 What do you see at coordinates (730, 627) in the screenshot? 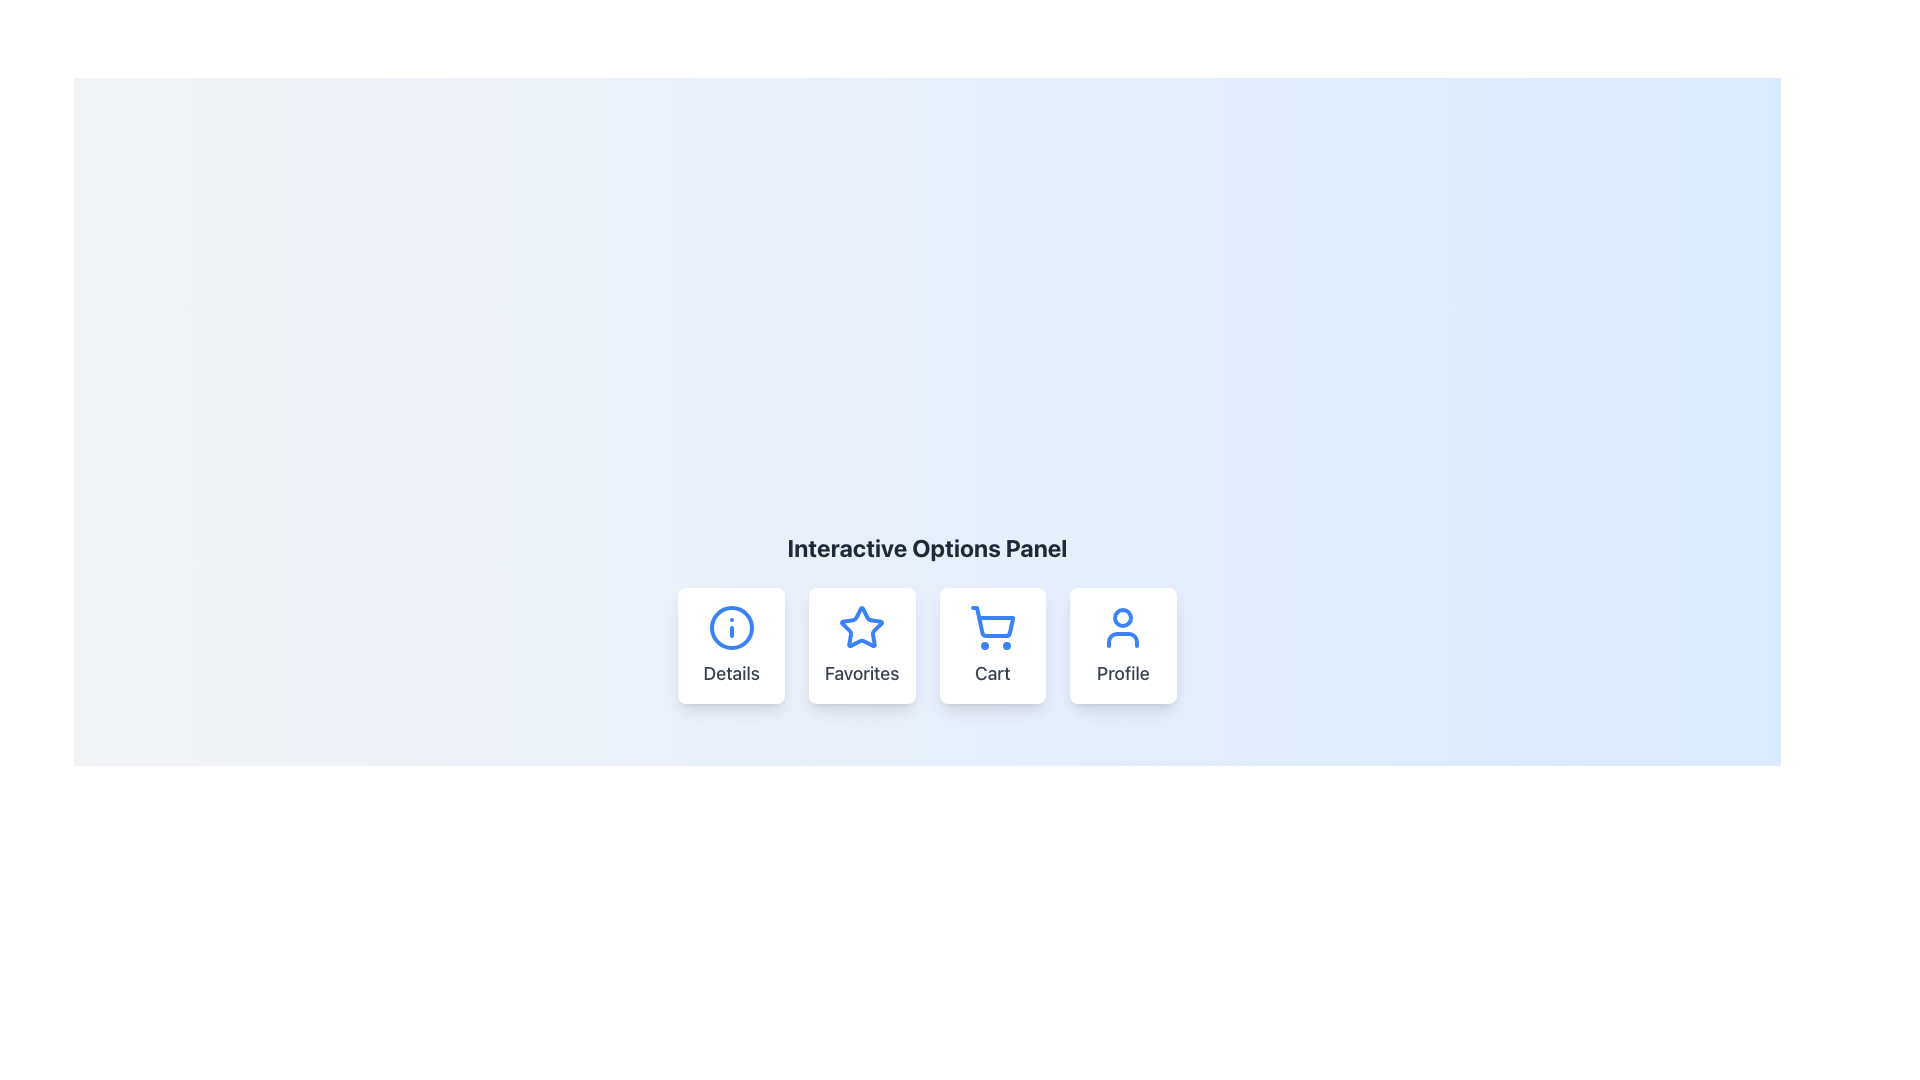
I see `the graphical icon that conveys information about the 'Details' section, located centrally within the 'Details' card` at bounding box center [730, 627].